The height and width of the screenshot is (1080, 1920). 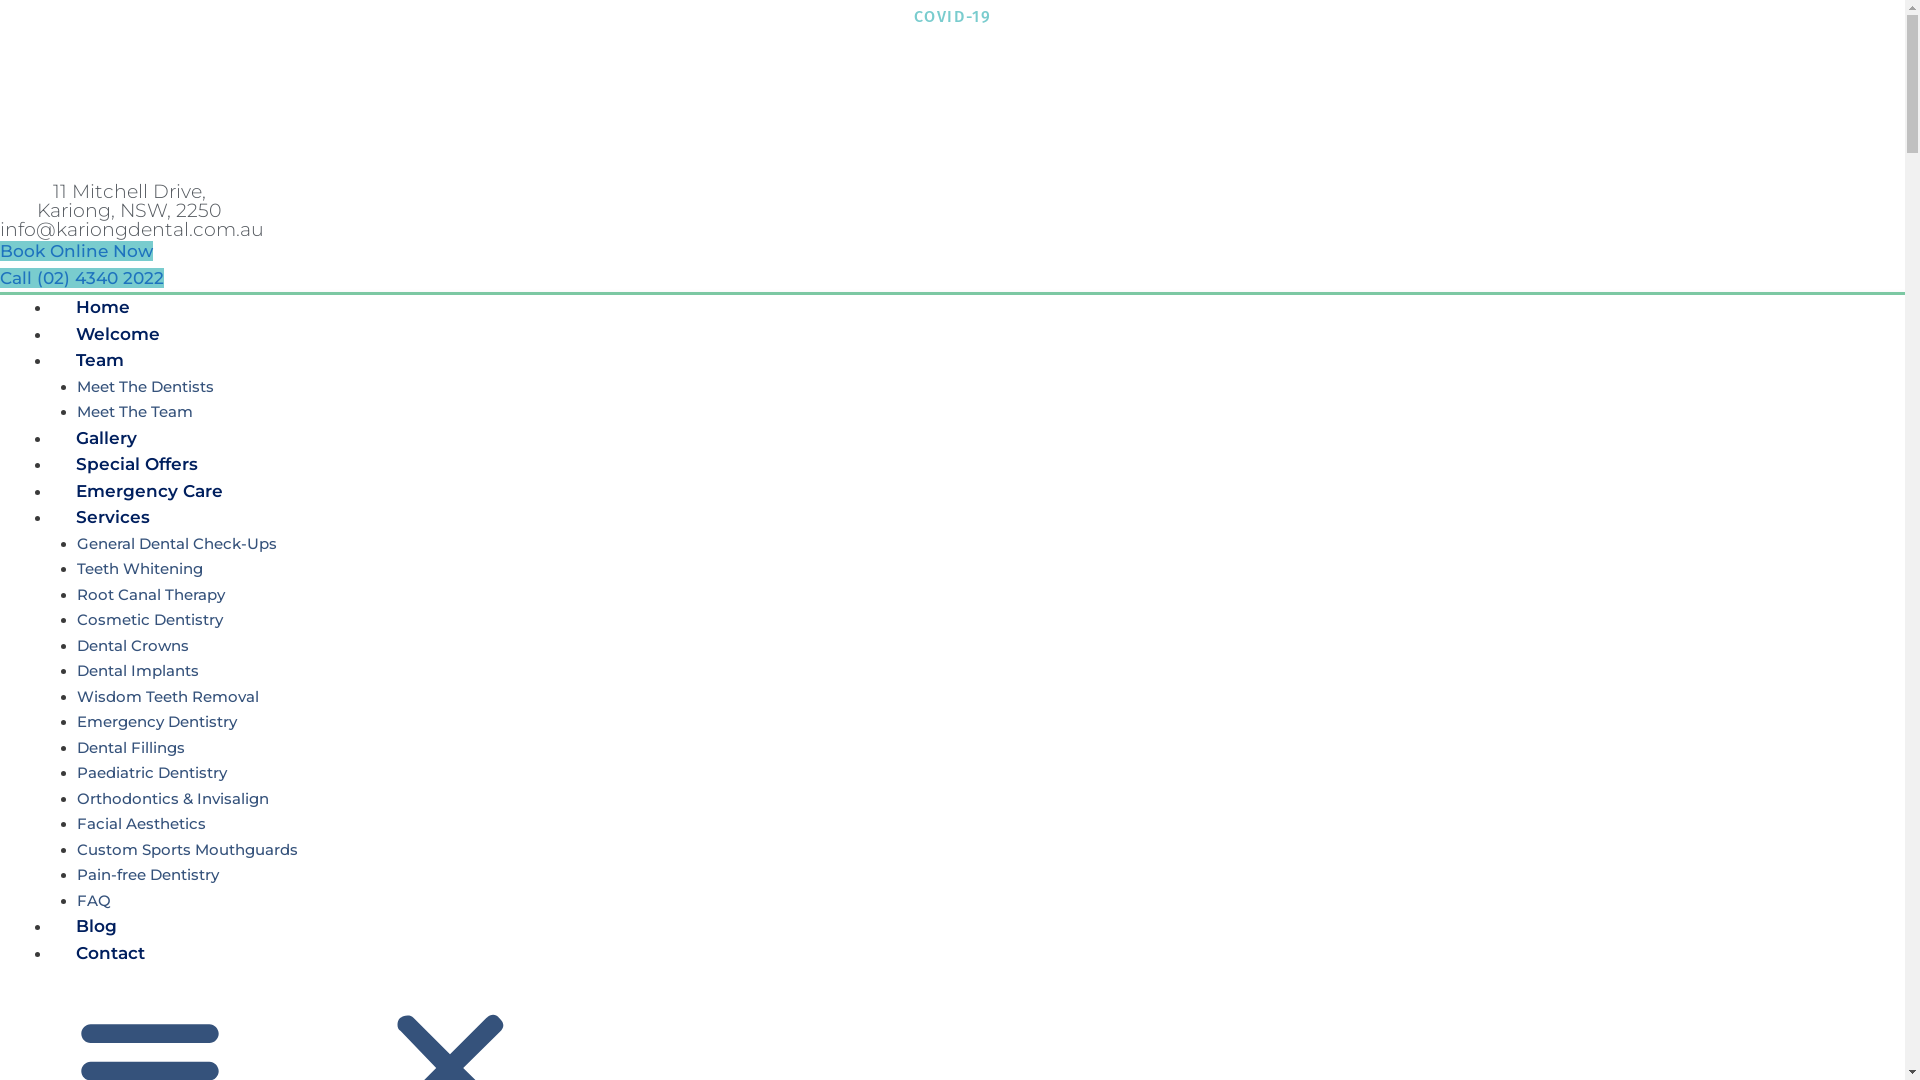 I want to click on 'Team', so click(x=99, y=358).